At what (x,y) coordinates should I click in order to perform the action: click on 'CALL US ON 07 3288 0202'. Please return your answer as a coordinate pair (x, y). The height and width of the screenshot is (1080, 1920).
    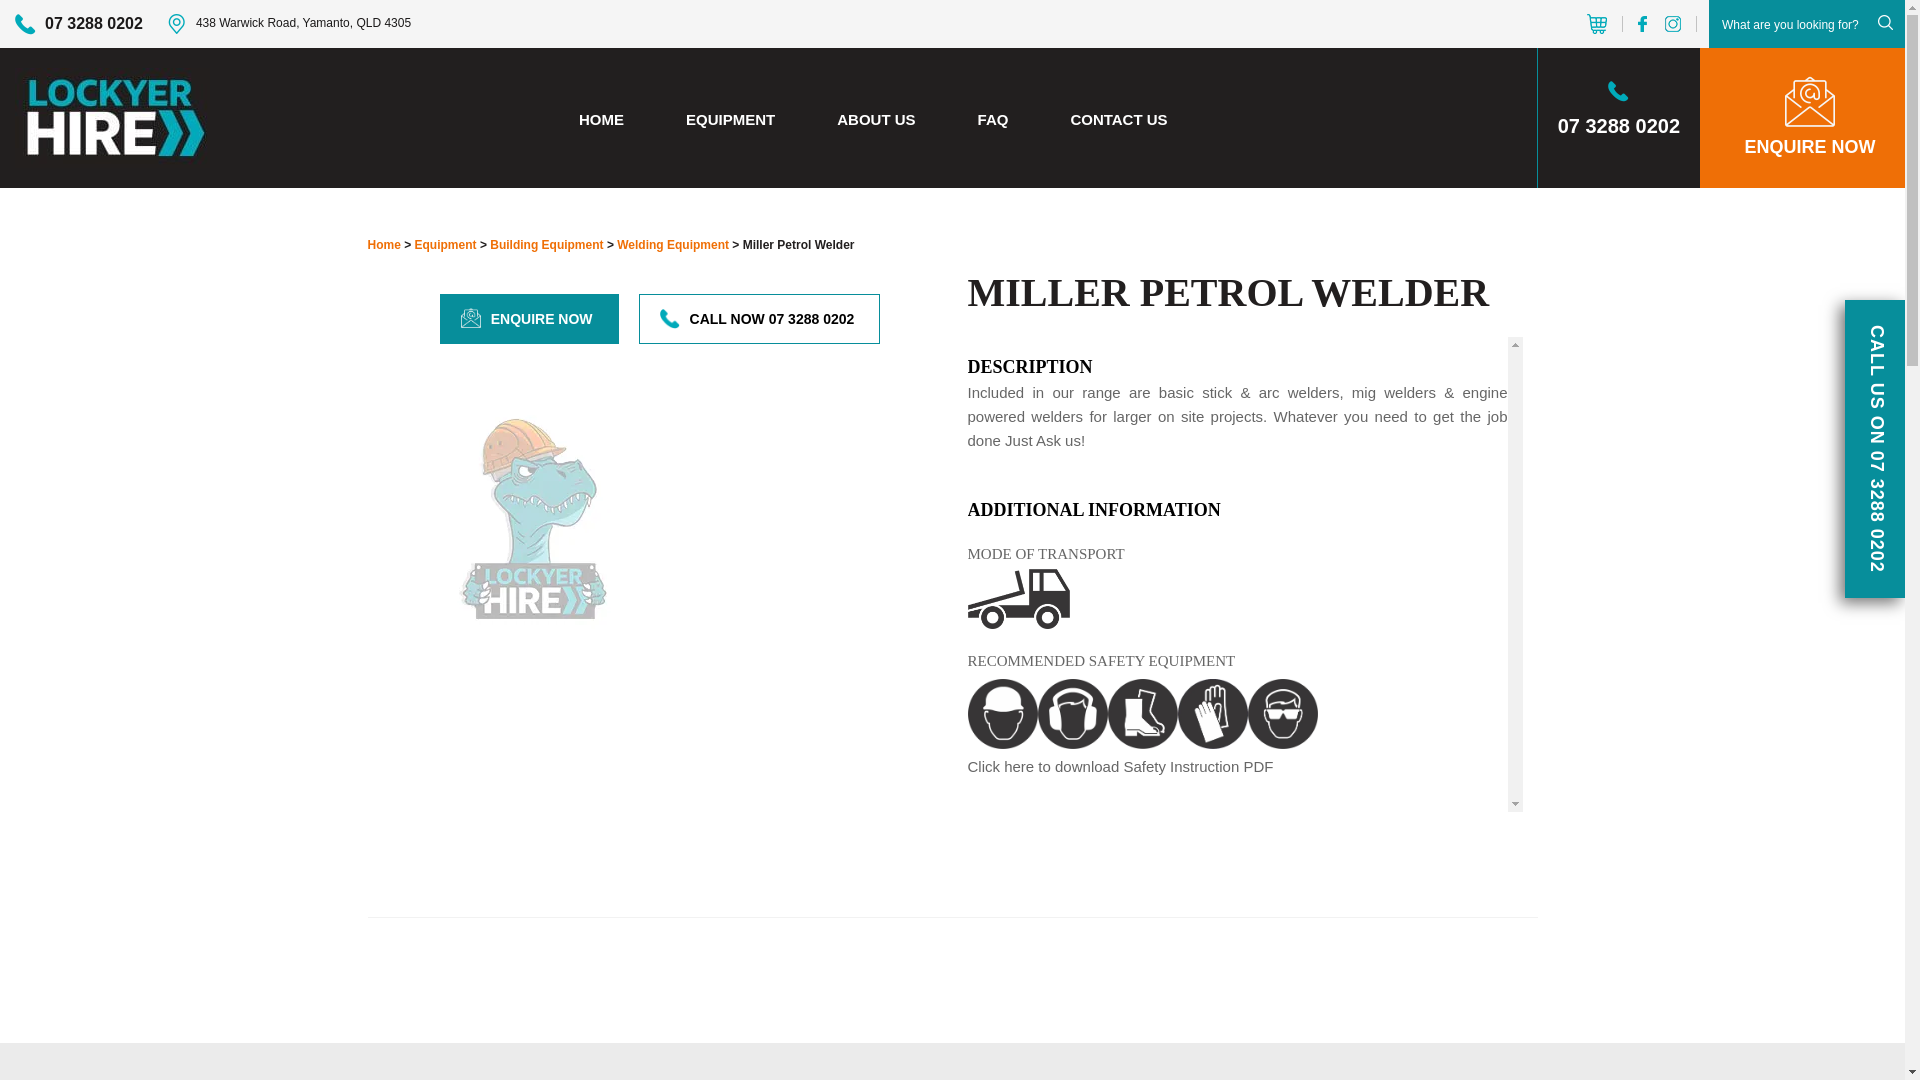
    Looking at the image, I should click on (1843, 447).